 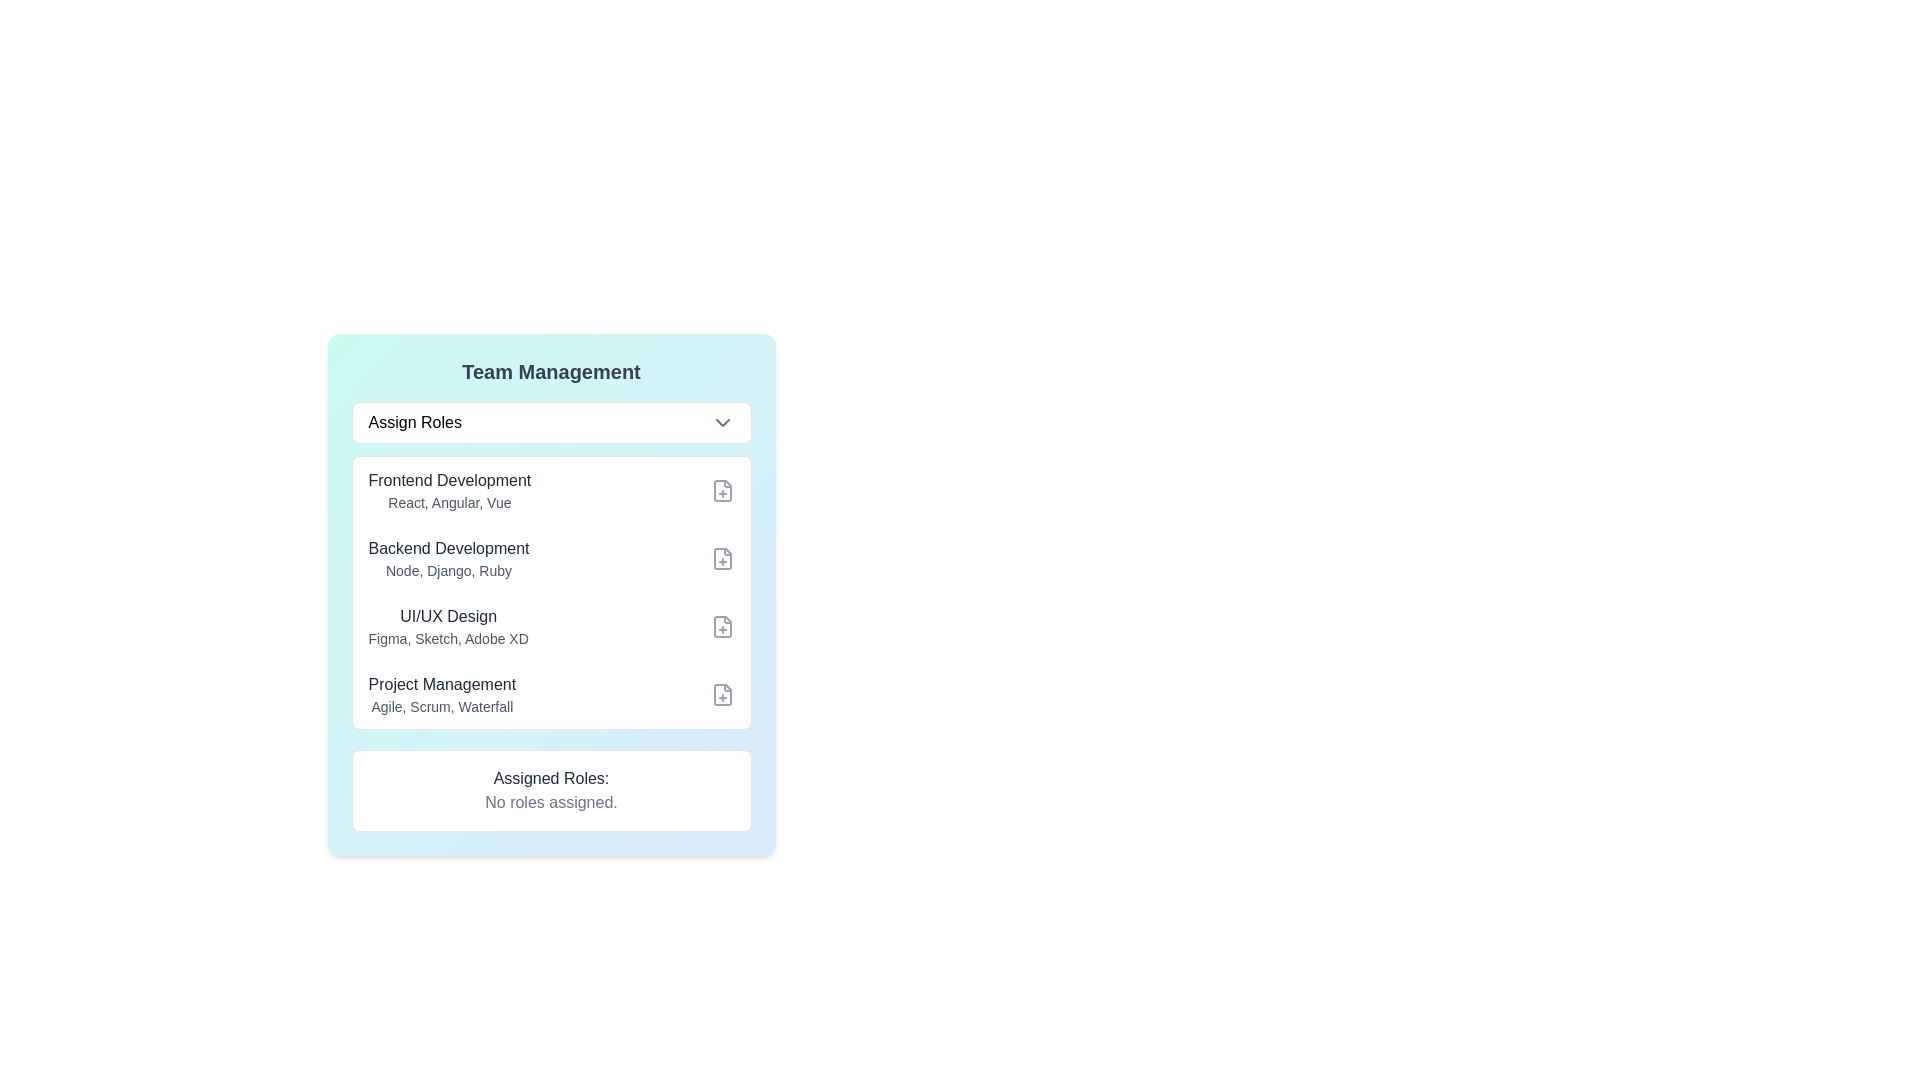 I want to click on the action indicator icon located adjacent to the 'Backend Development' section, so click(x=721, y=559).